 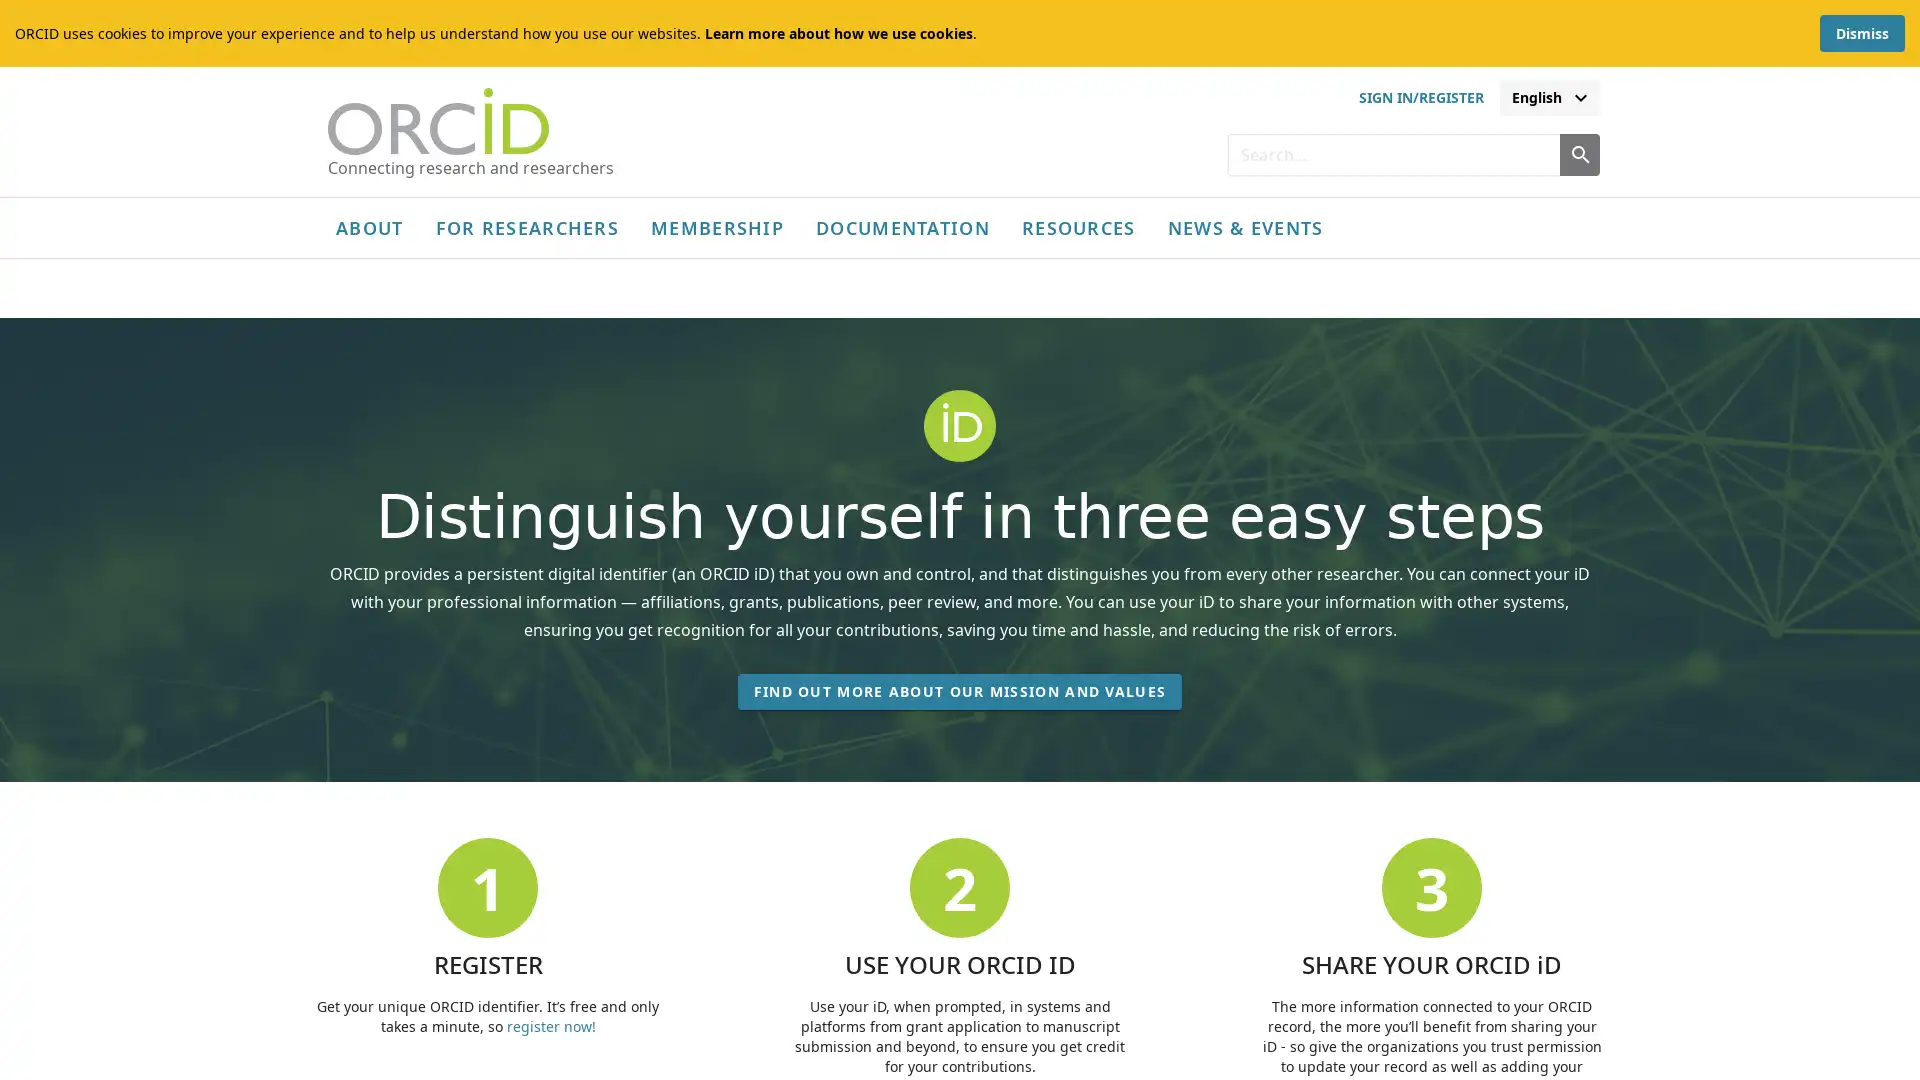 What do you see at coordinates (717, 226) in the screenshot?
I see `MEMBERSHIP` at bounding box center [717, 226].